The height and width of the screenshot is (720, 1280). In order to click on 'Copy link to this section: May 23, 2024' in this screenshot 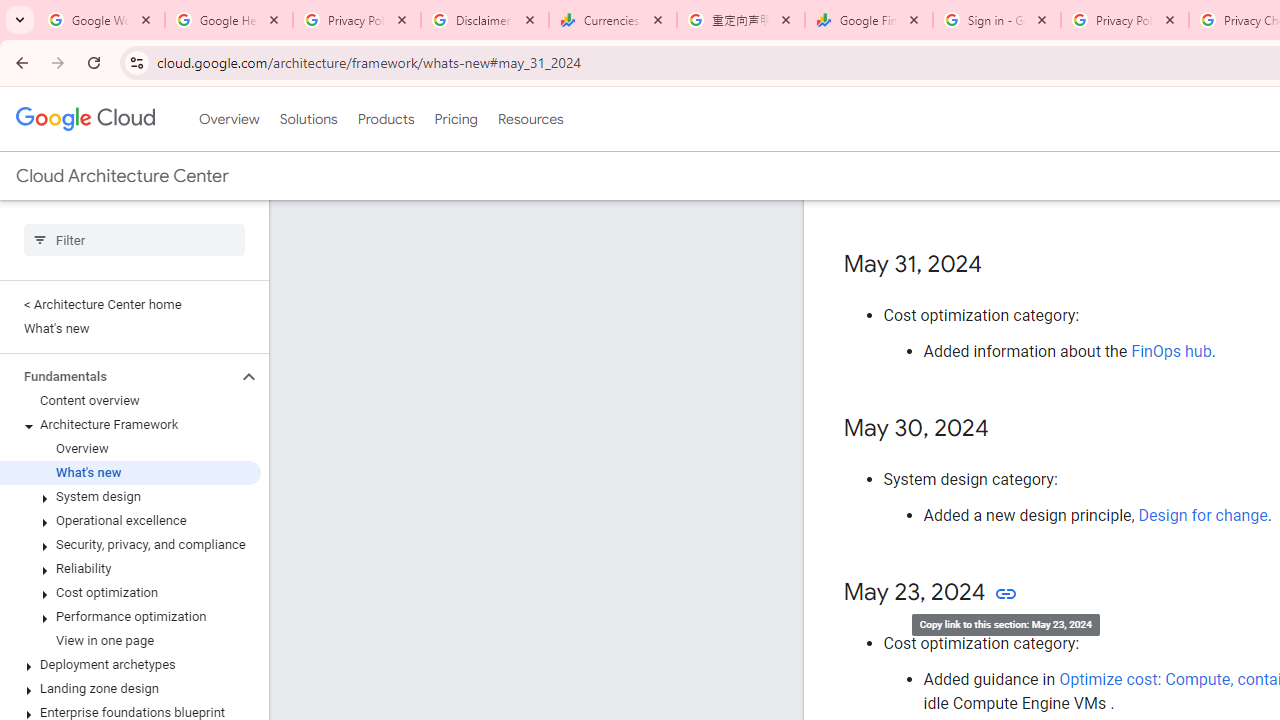, I will do `click(1006, 592)`.